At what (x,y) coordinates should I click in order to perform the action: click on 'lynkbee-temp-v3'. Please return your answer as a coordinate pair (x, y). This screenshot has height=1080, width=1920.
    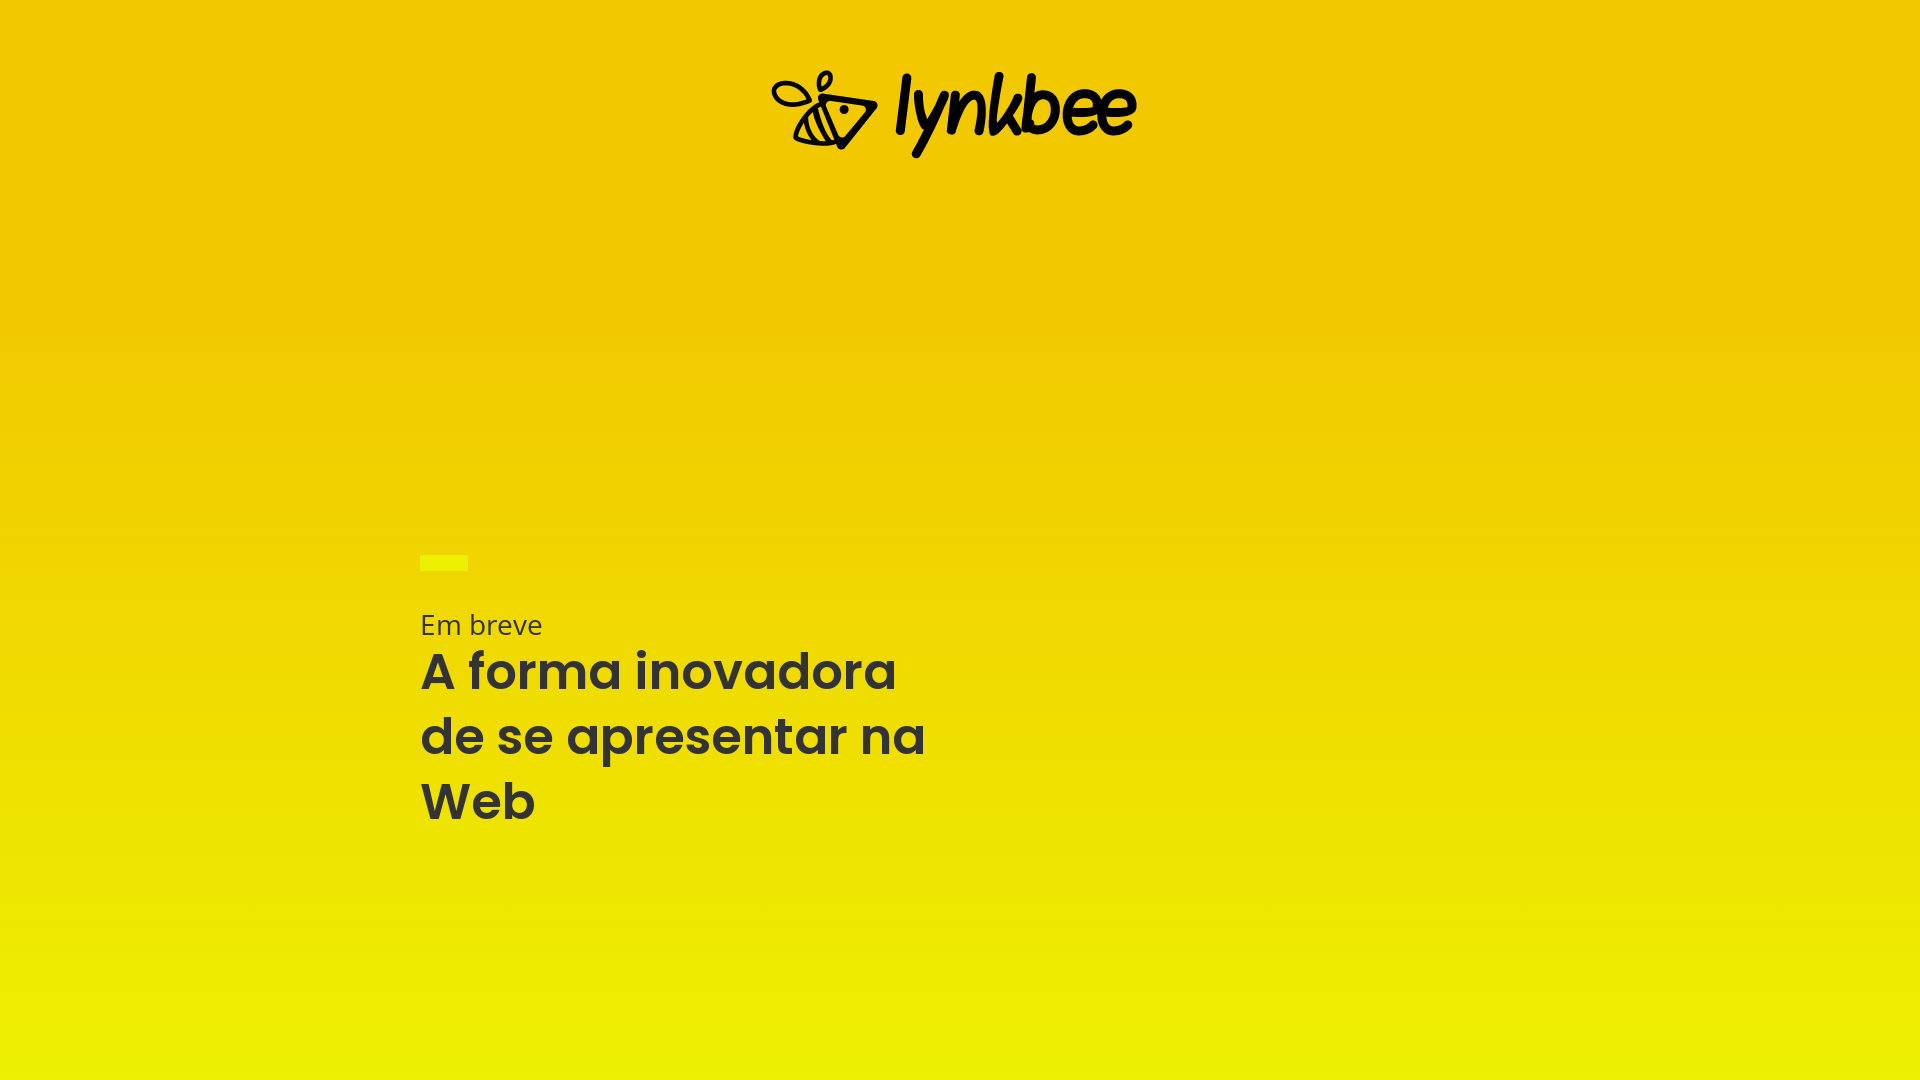
    Looking at the image, I should click on (960, 114).